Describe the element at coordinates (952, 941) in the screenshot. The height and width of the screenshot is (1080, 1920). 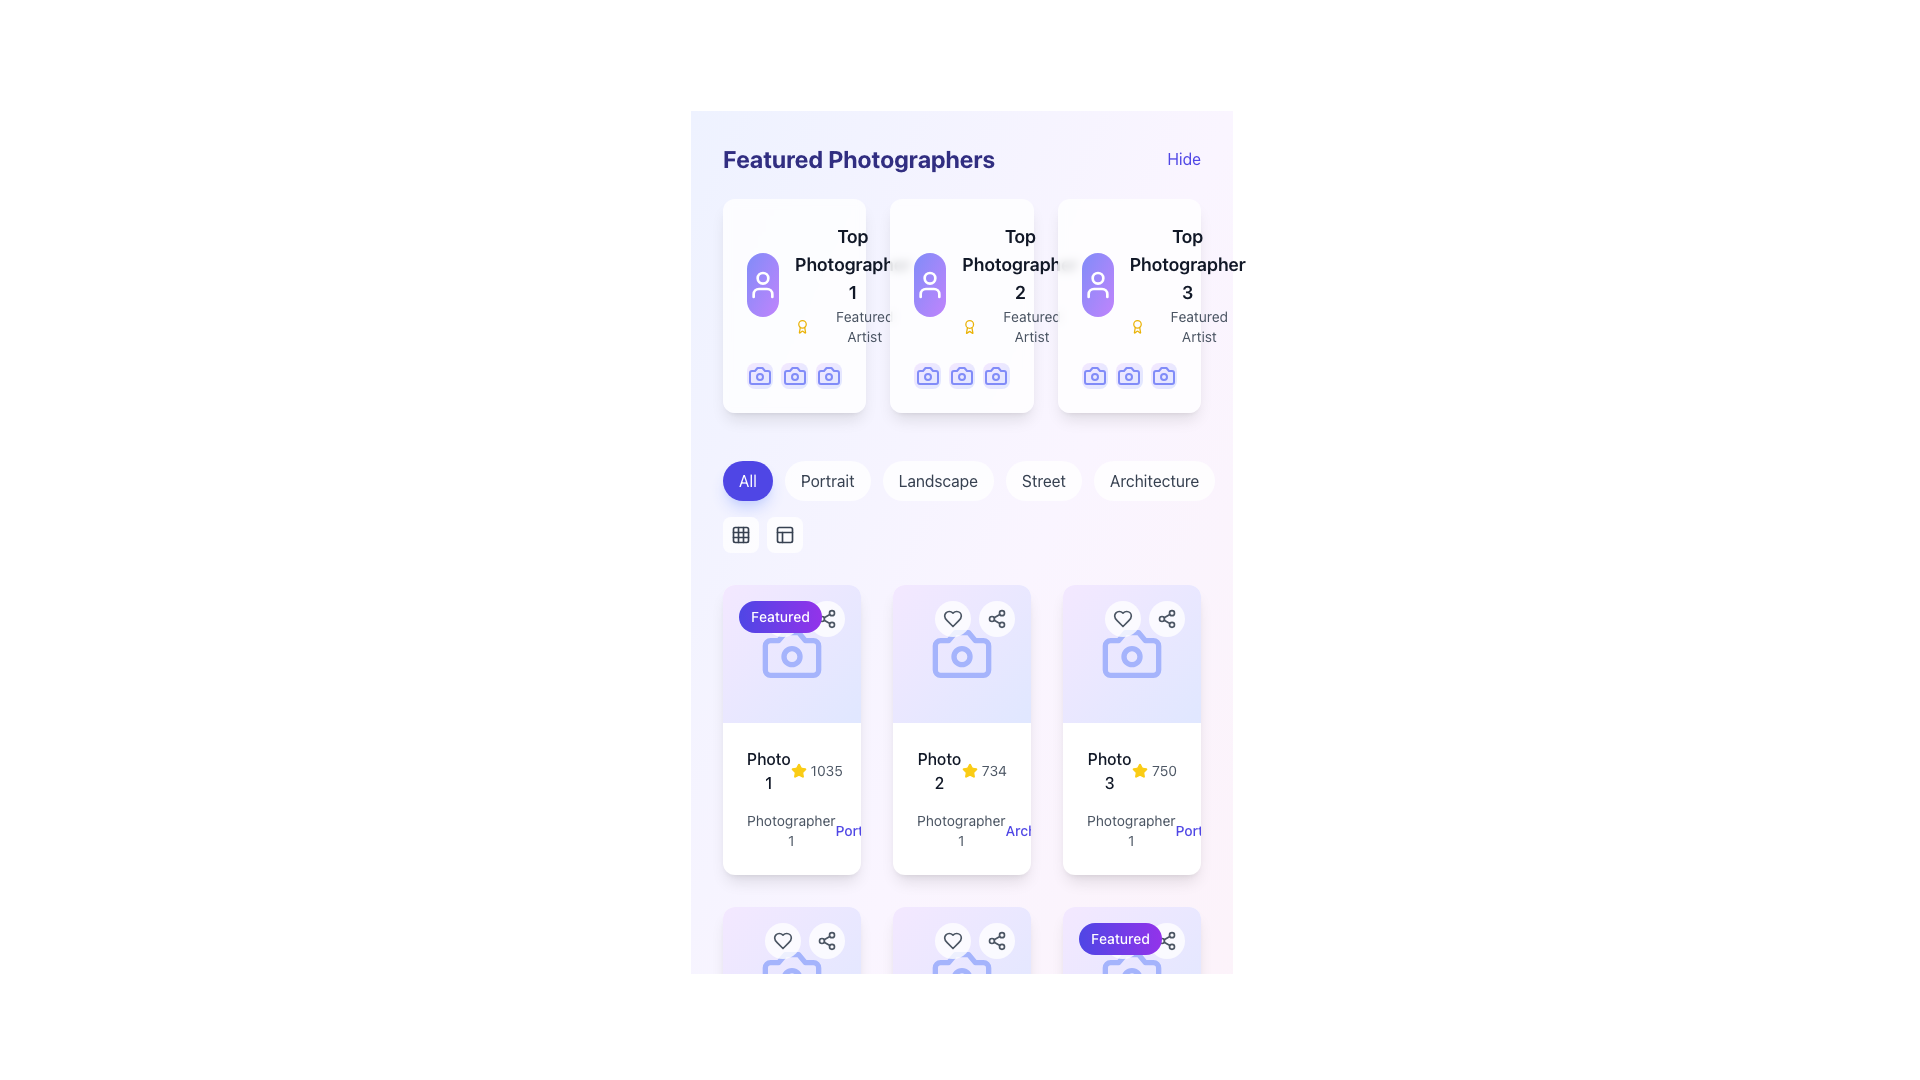
I see `the like or favorite toggle icon in the top-right corner of the 'Photo 2' card` at that location.